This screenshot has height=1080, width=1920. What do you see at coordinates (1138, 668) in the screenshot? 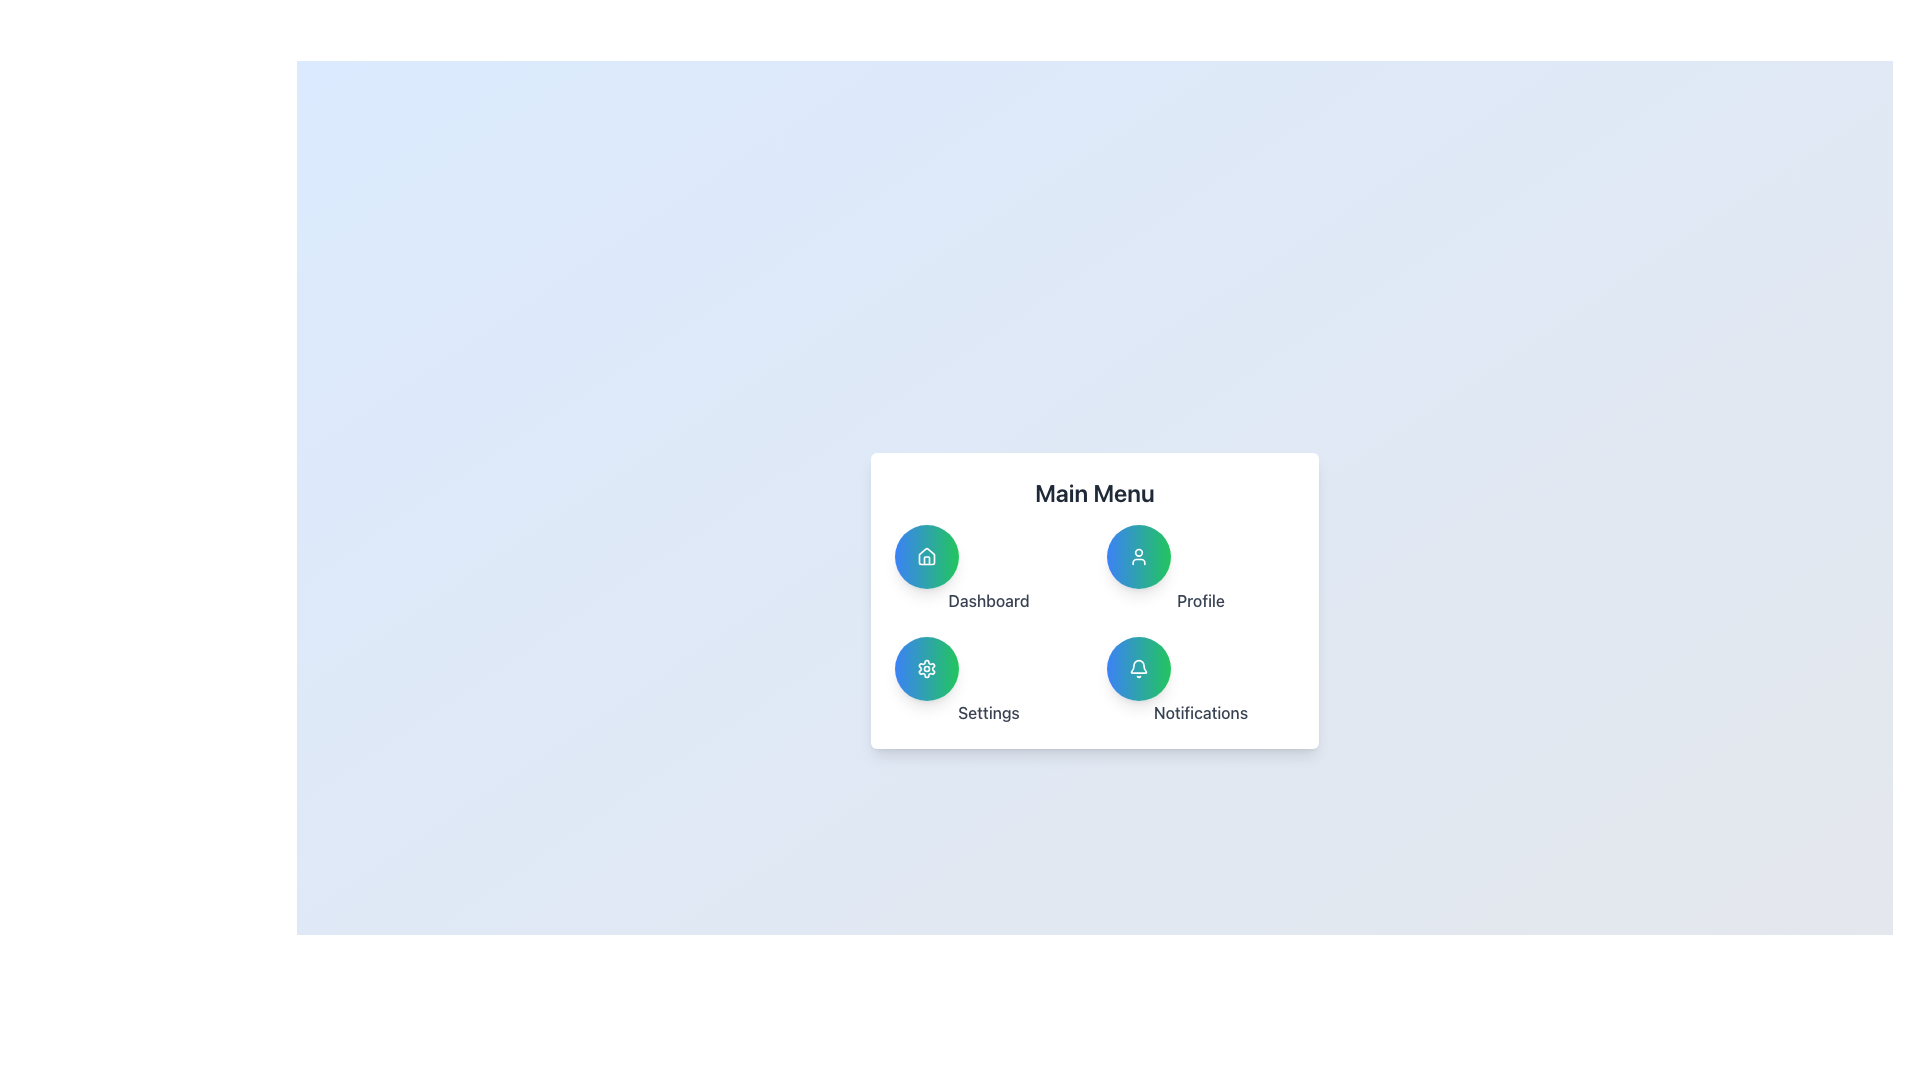
I see `the circular gradient button with a white bell icon located in the bottom-right corner of the 'Notifications View Recent Alerts' section` at bounding box center [1138, 668].